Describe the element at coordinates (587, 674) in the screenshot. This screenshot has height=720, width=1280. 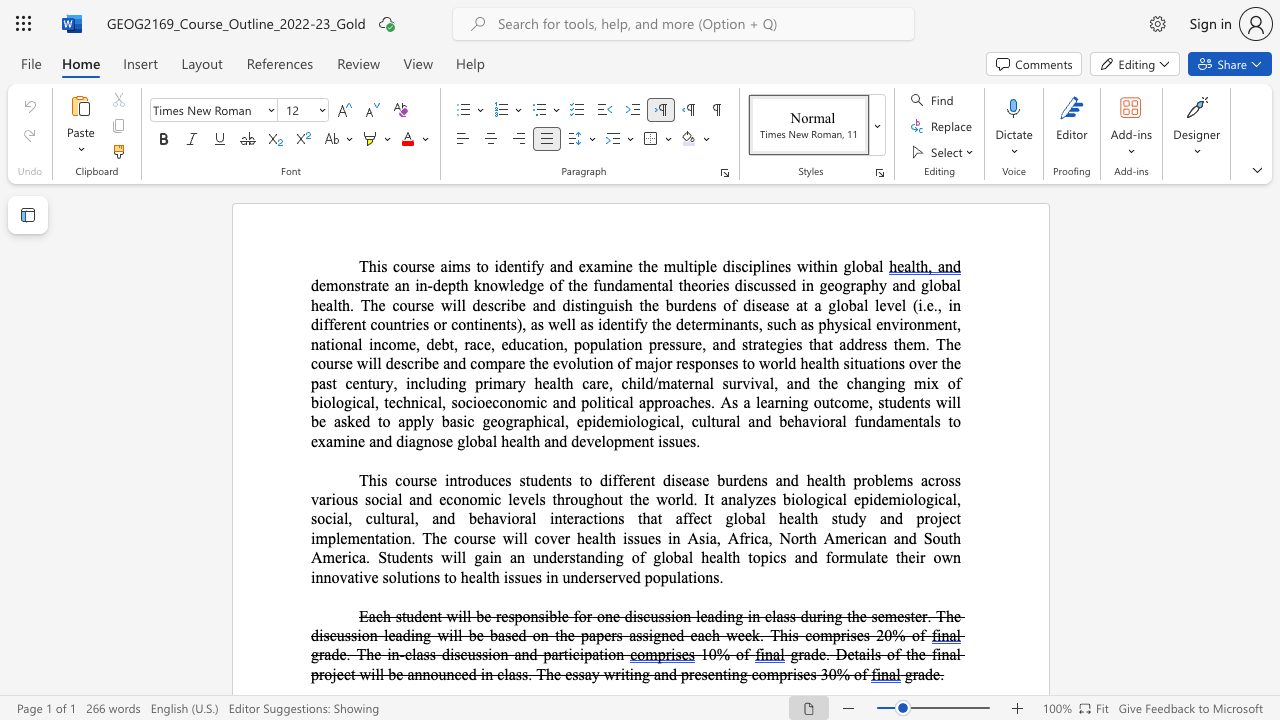
I see `the 3th character "a" in the text` at that location.